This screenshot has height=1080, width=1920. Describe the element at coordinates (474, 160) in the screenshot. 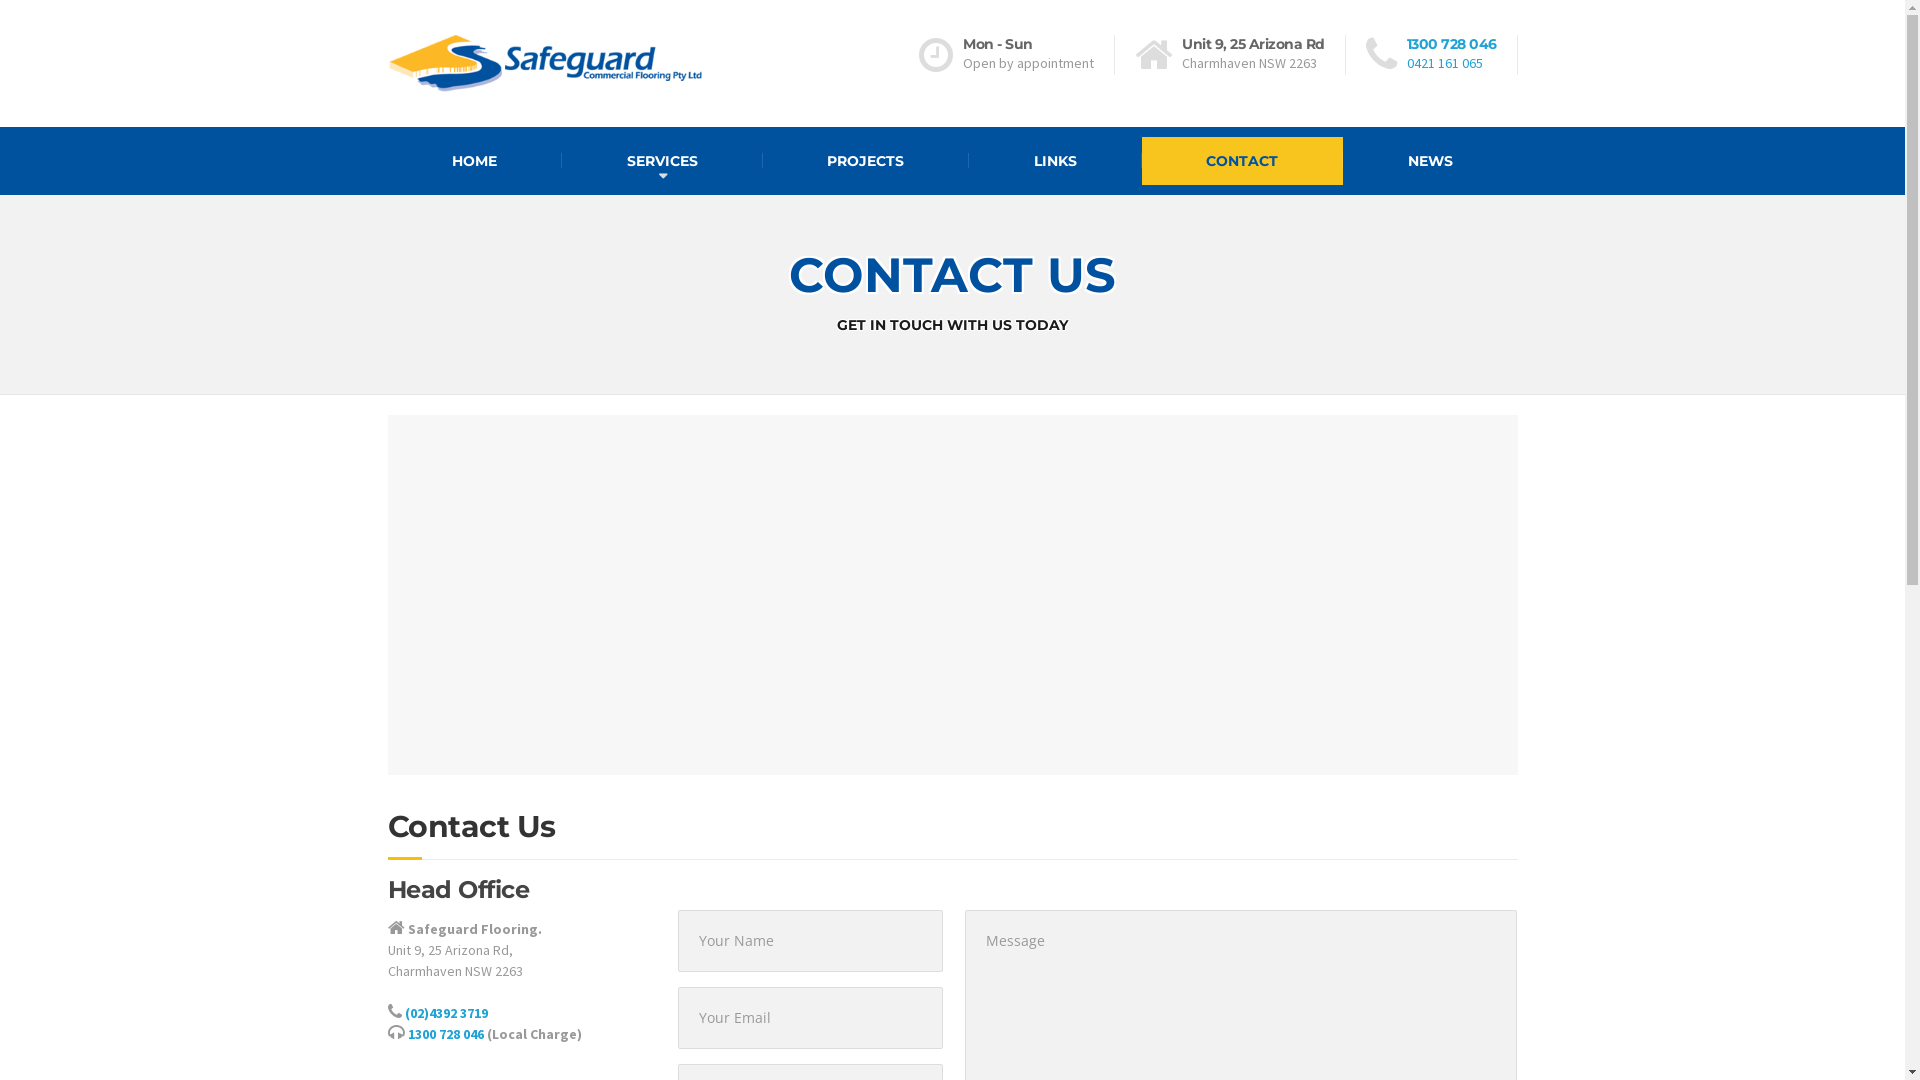

I see `'HOME'` at that location.